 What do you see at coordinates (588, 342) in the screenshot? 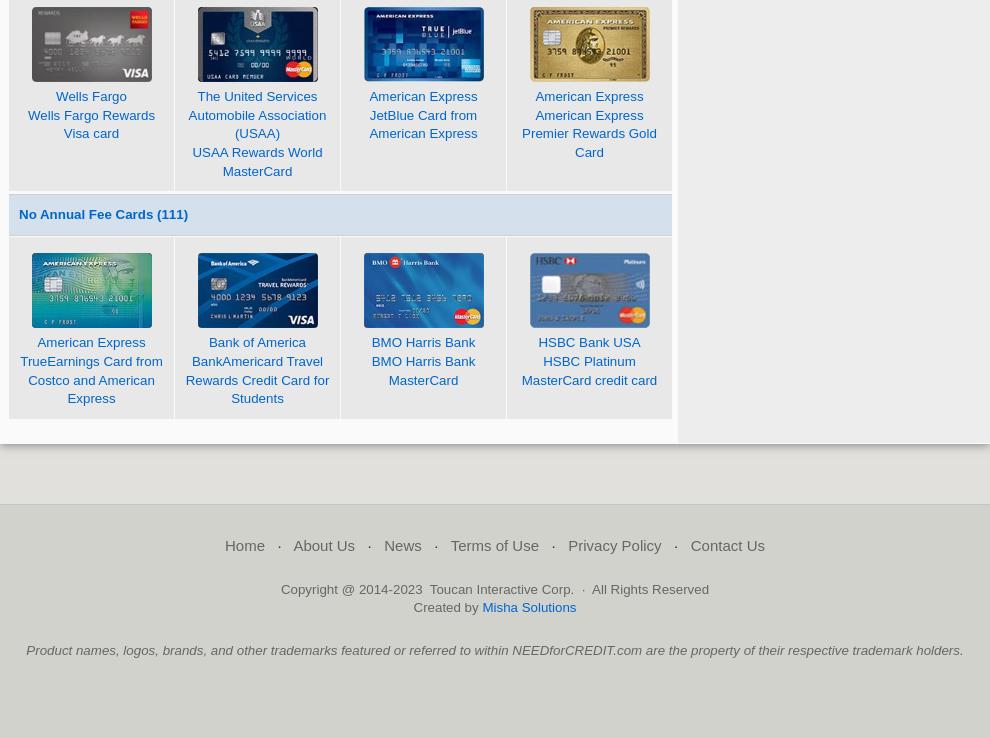
I see `'HSBC Bank USA'` at bounding box center [588, 342].